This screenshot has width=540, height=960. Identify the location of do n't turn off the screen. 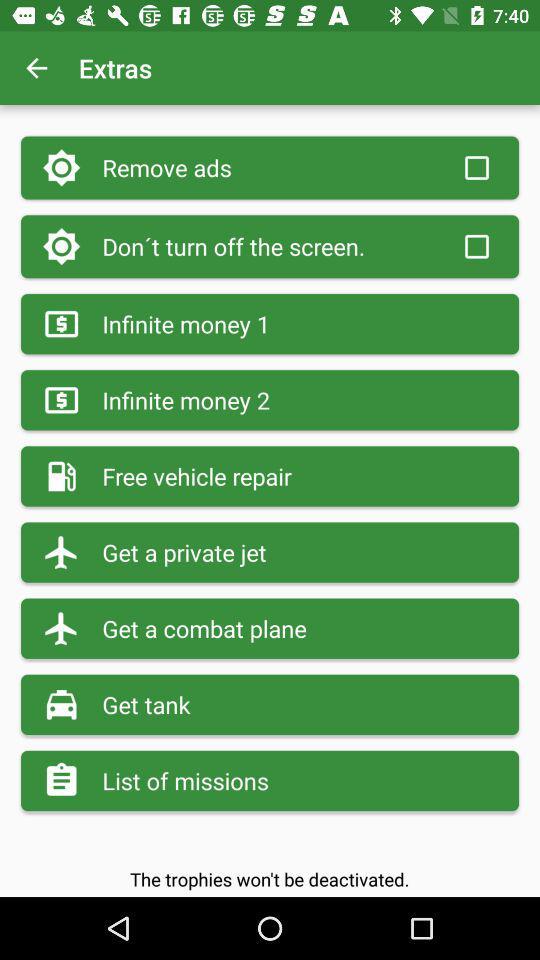
(475, 245).